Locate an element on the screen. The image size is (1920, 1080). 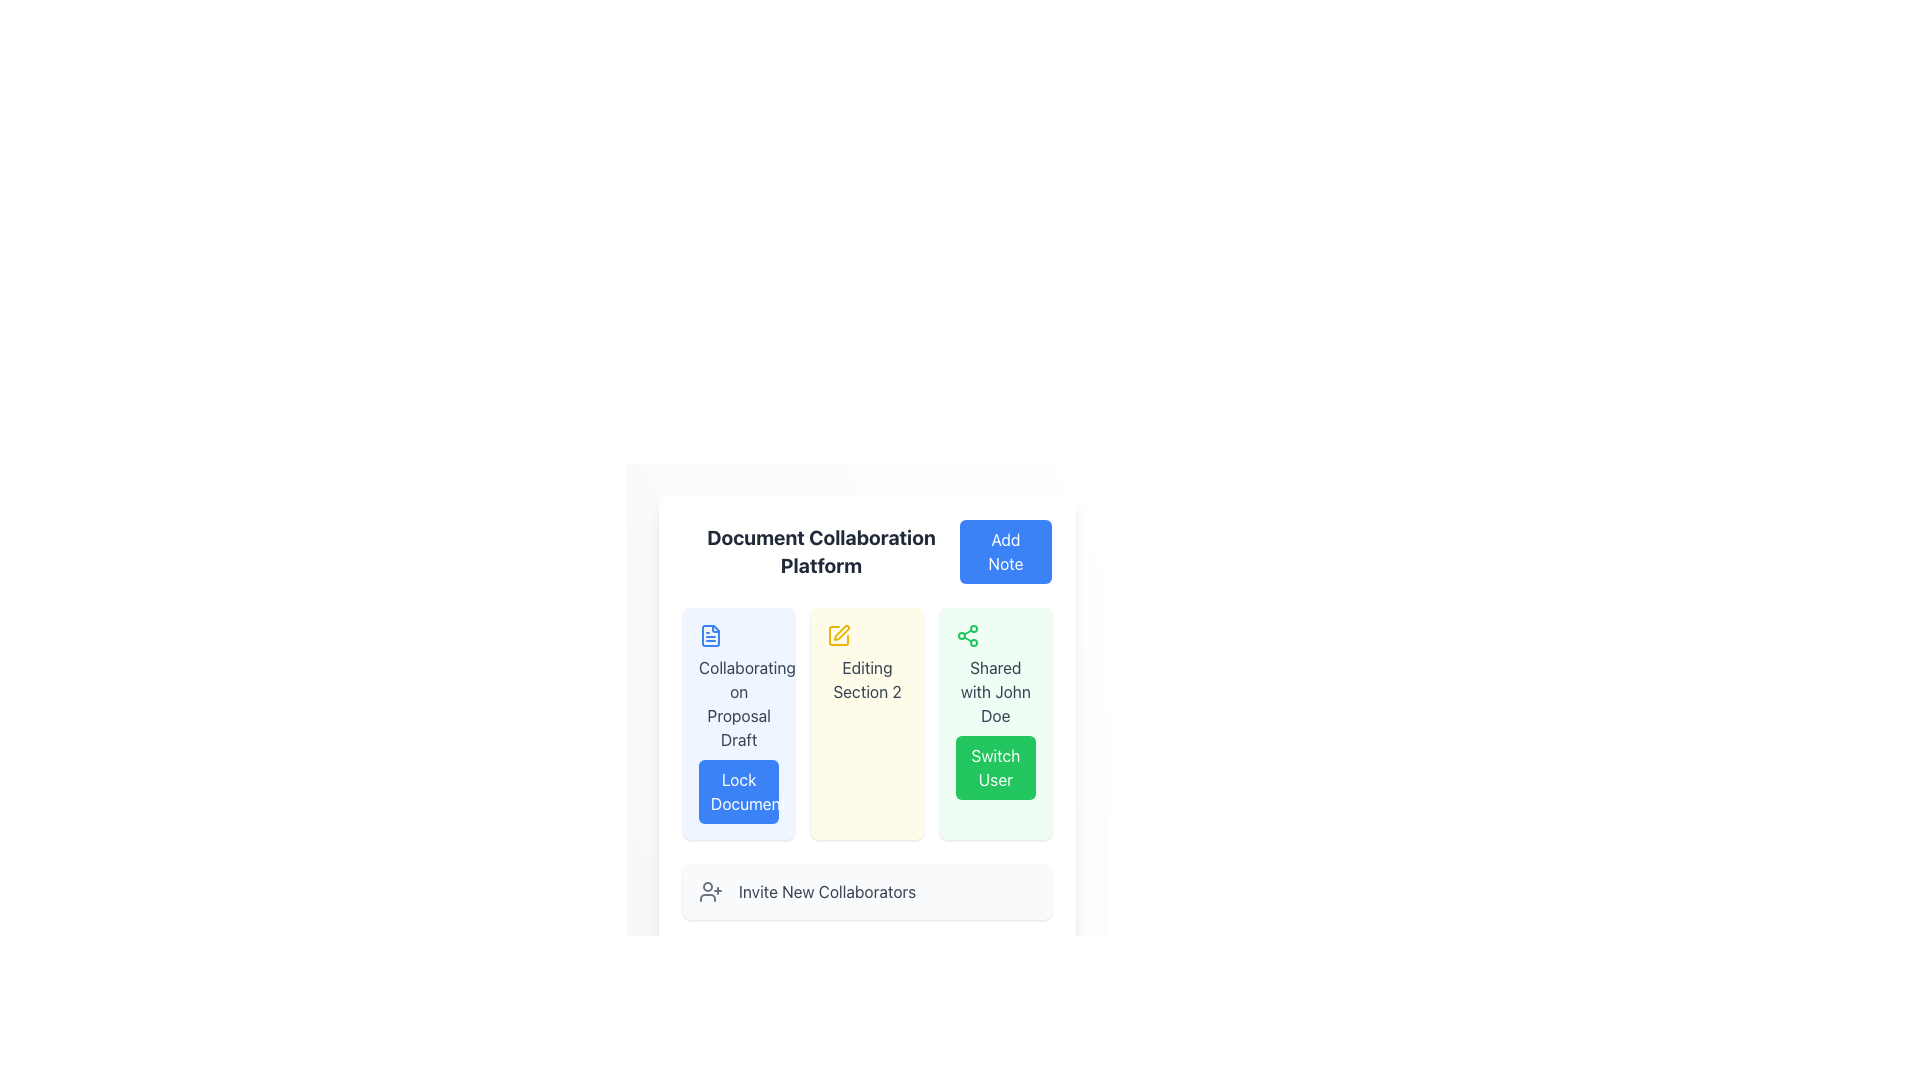
the text element stating 'Editing Section 2' which is centrally located within a card with a light yellow background is located at coordinates (867, 678).